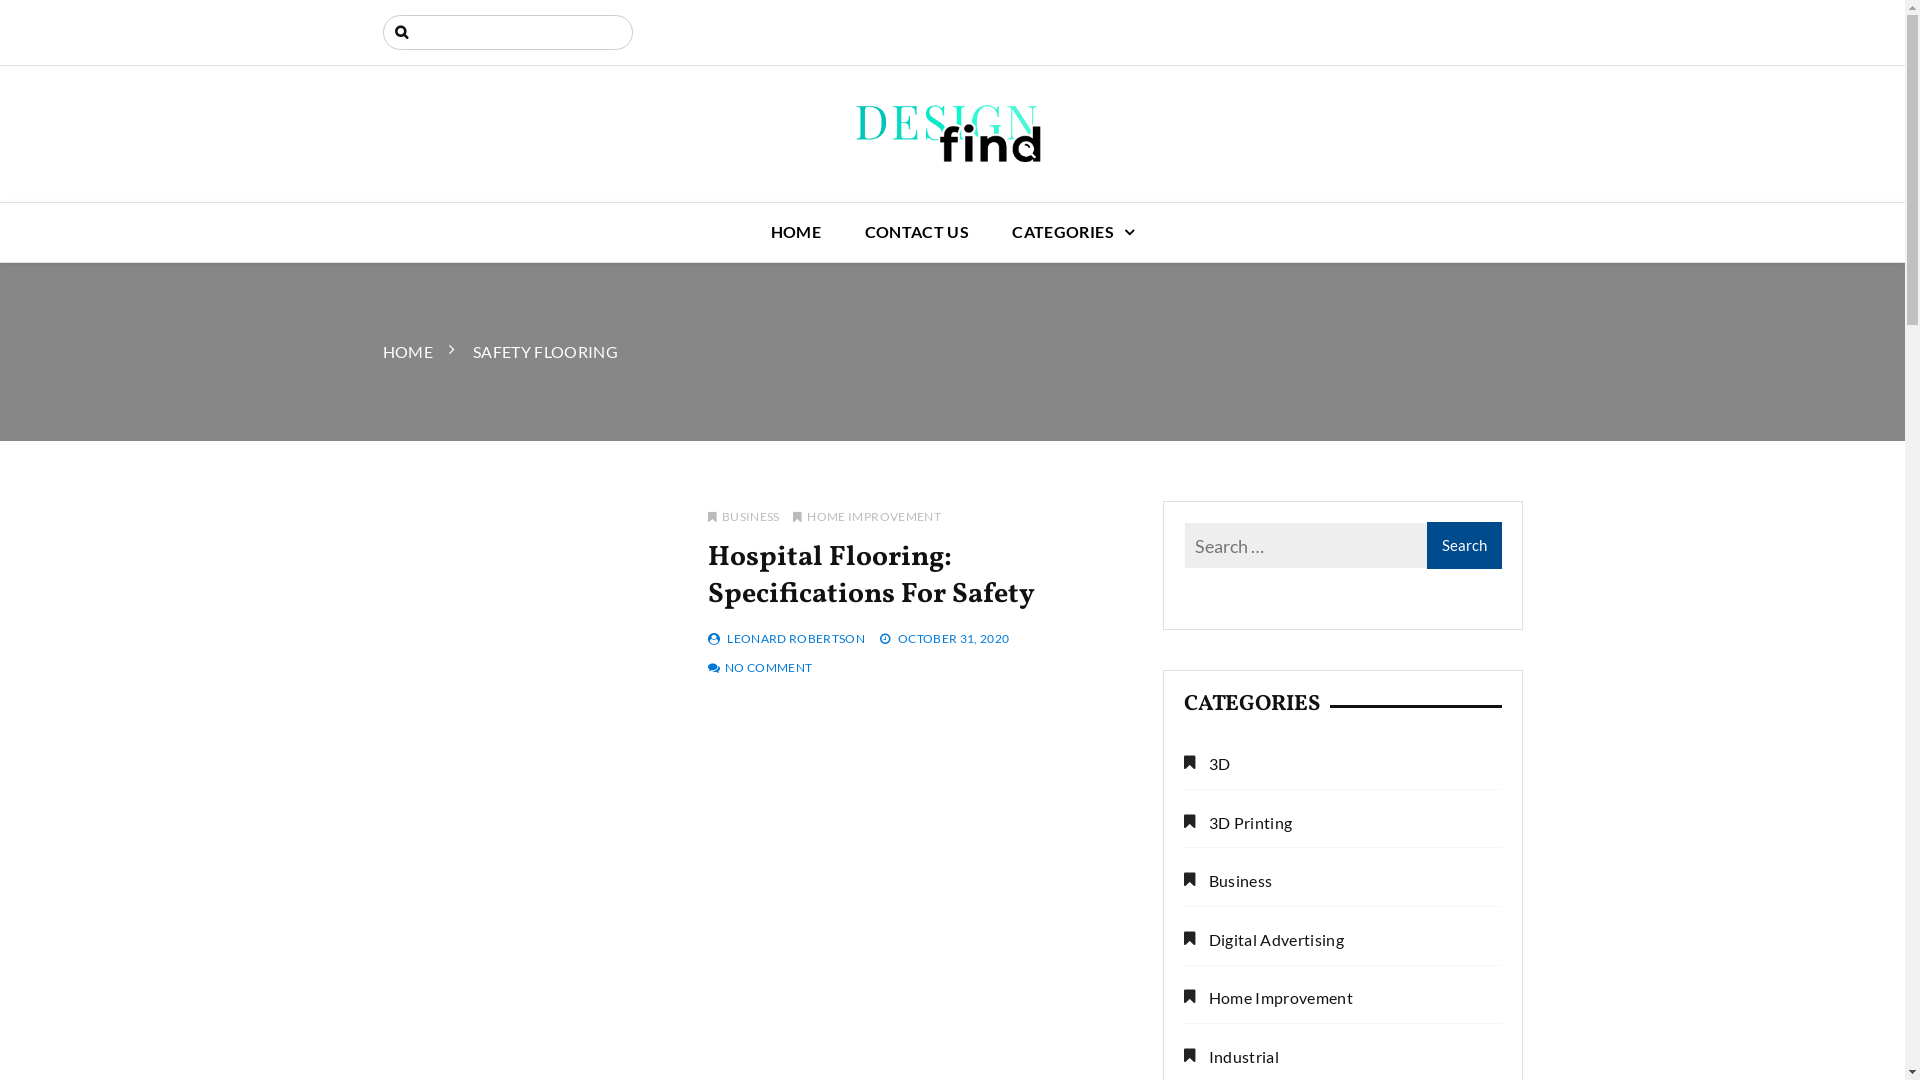  What do you see at coordinates (992, 231) in the screenshot?
I see `'CATEGORIES'` at bounding box center [992, 231].